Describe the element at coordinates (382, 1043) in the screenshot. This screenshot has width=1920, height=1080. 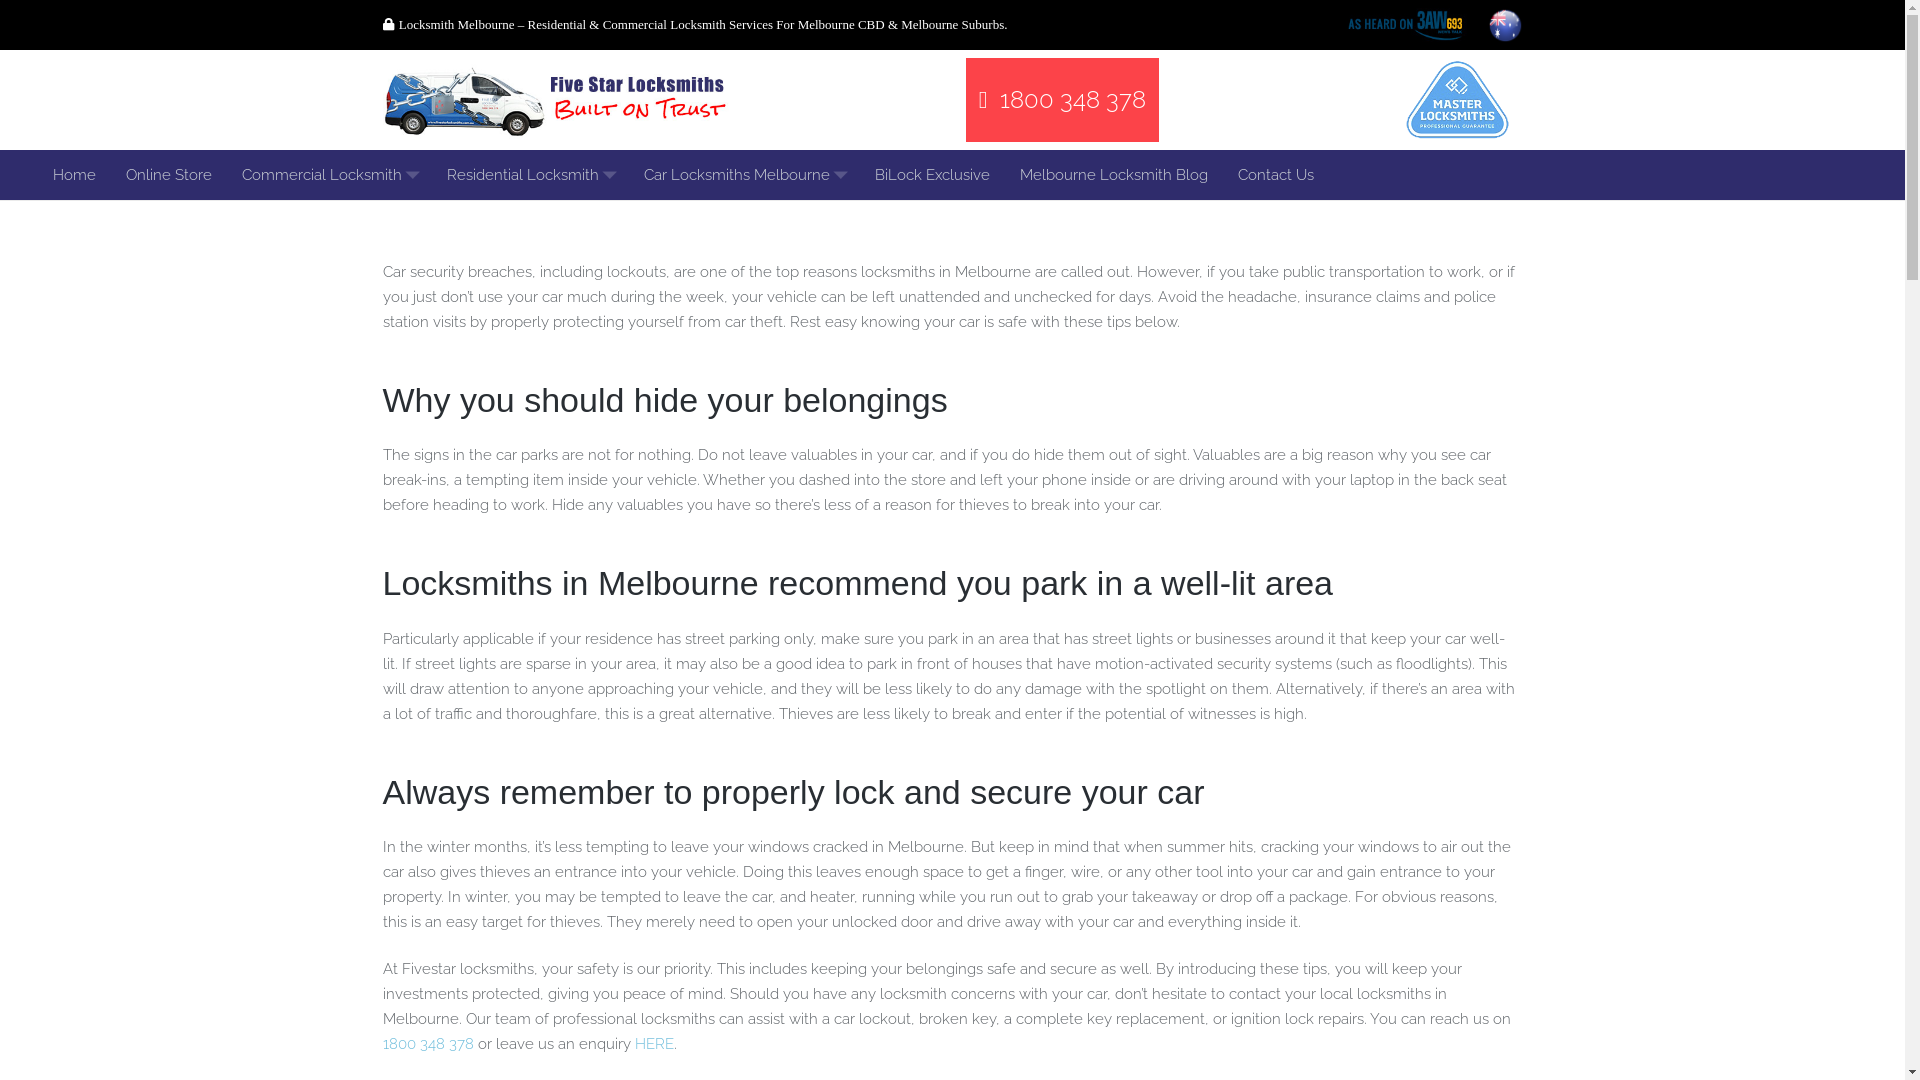
I see `'1800 348 378'` at that location.